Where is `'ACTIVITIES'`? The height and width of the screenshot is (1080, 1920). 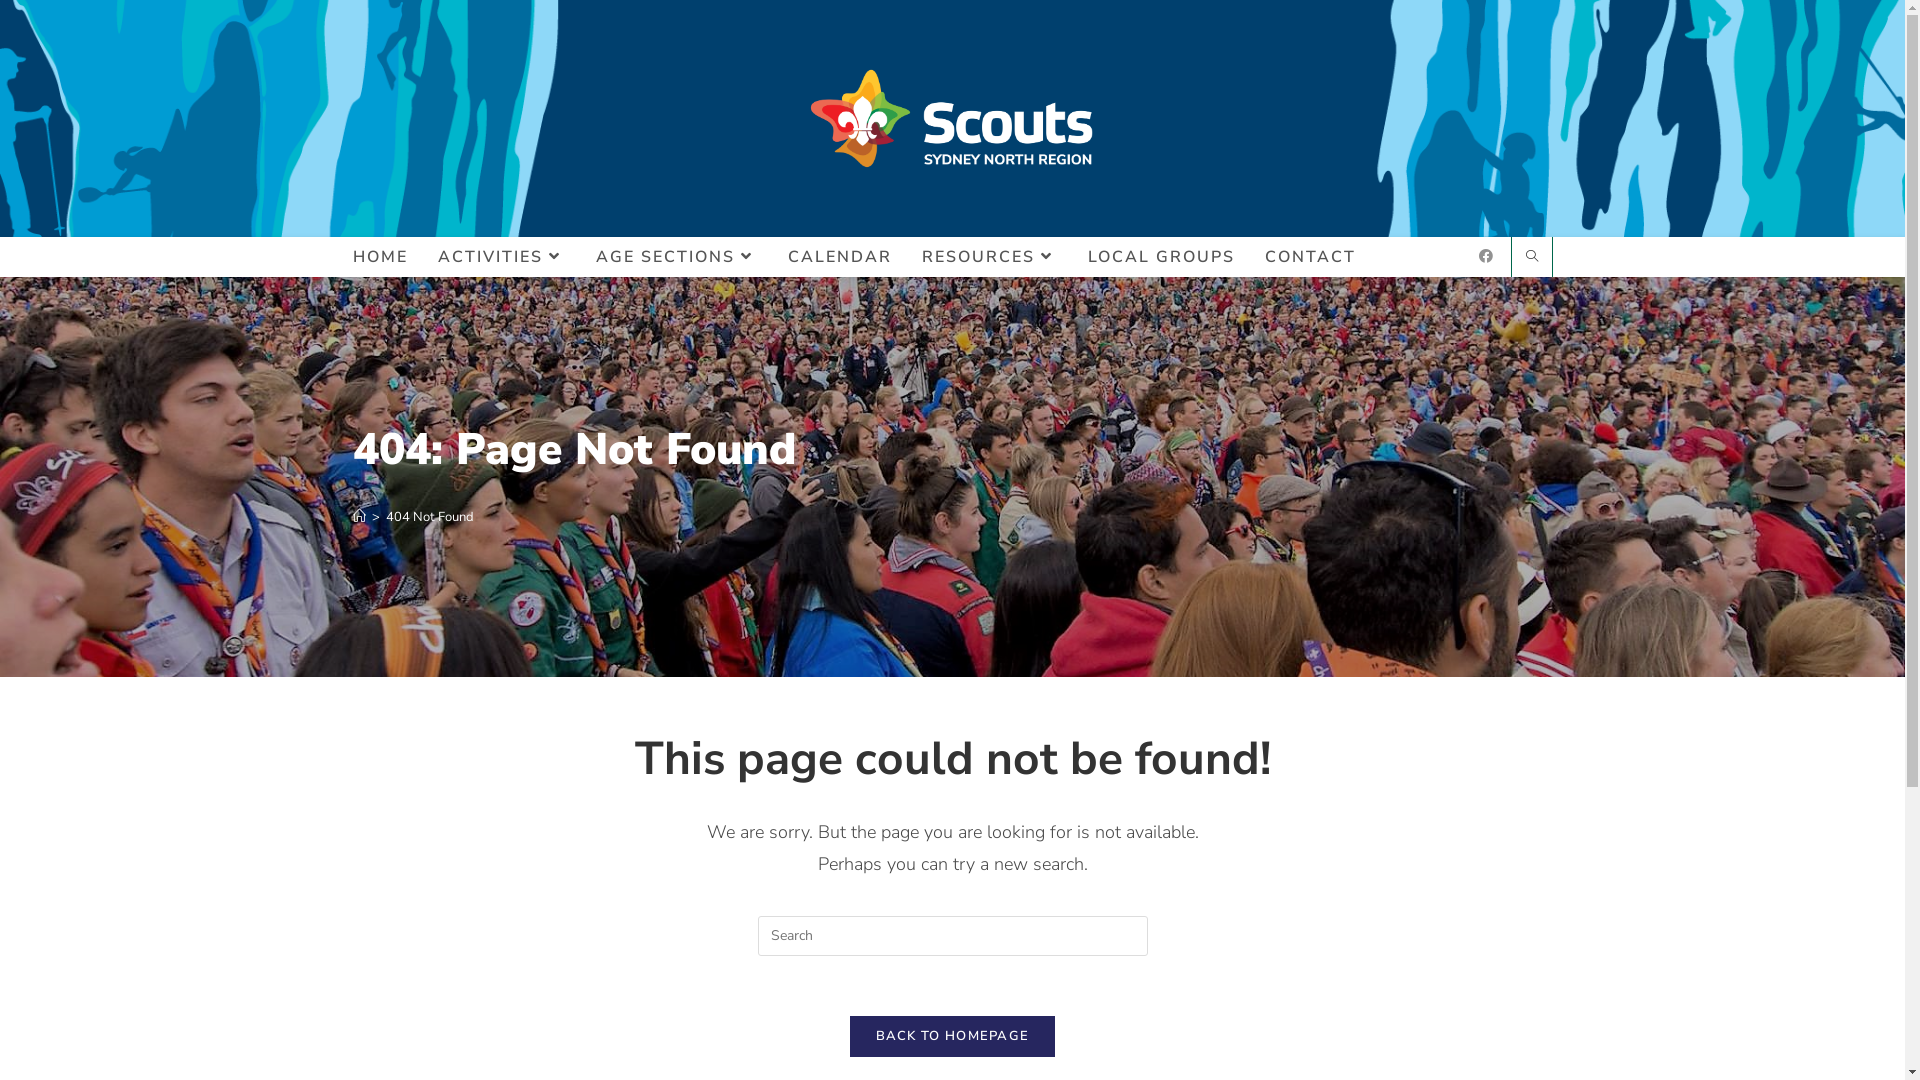
'ACTIVITIES' is located at coordinates (500, 256).